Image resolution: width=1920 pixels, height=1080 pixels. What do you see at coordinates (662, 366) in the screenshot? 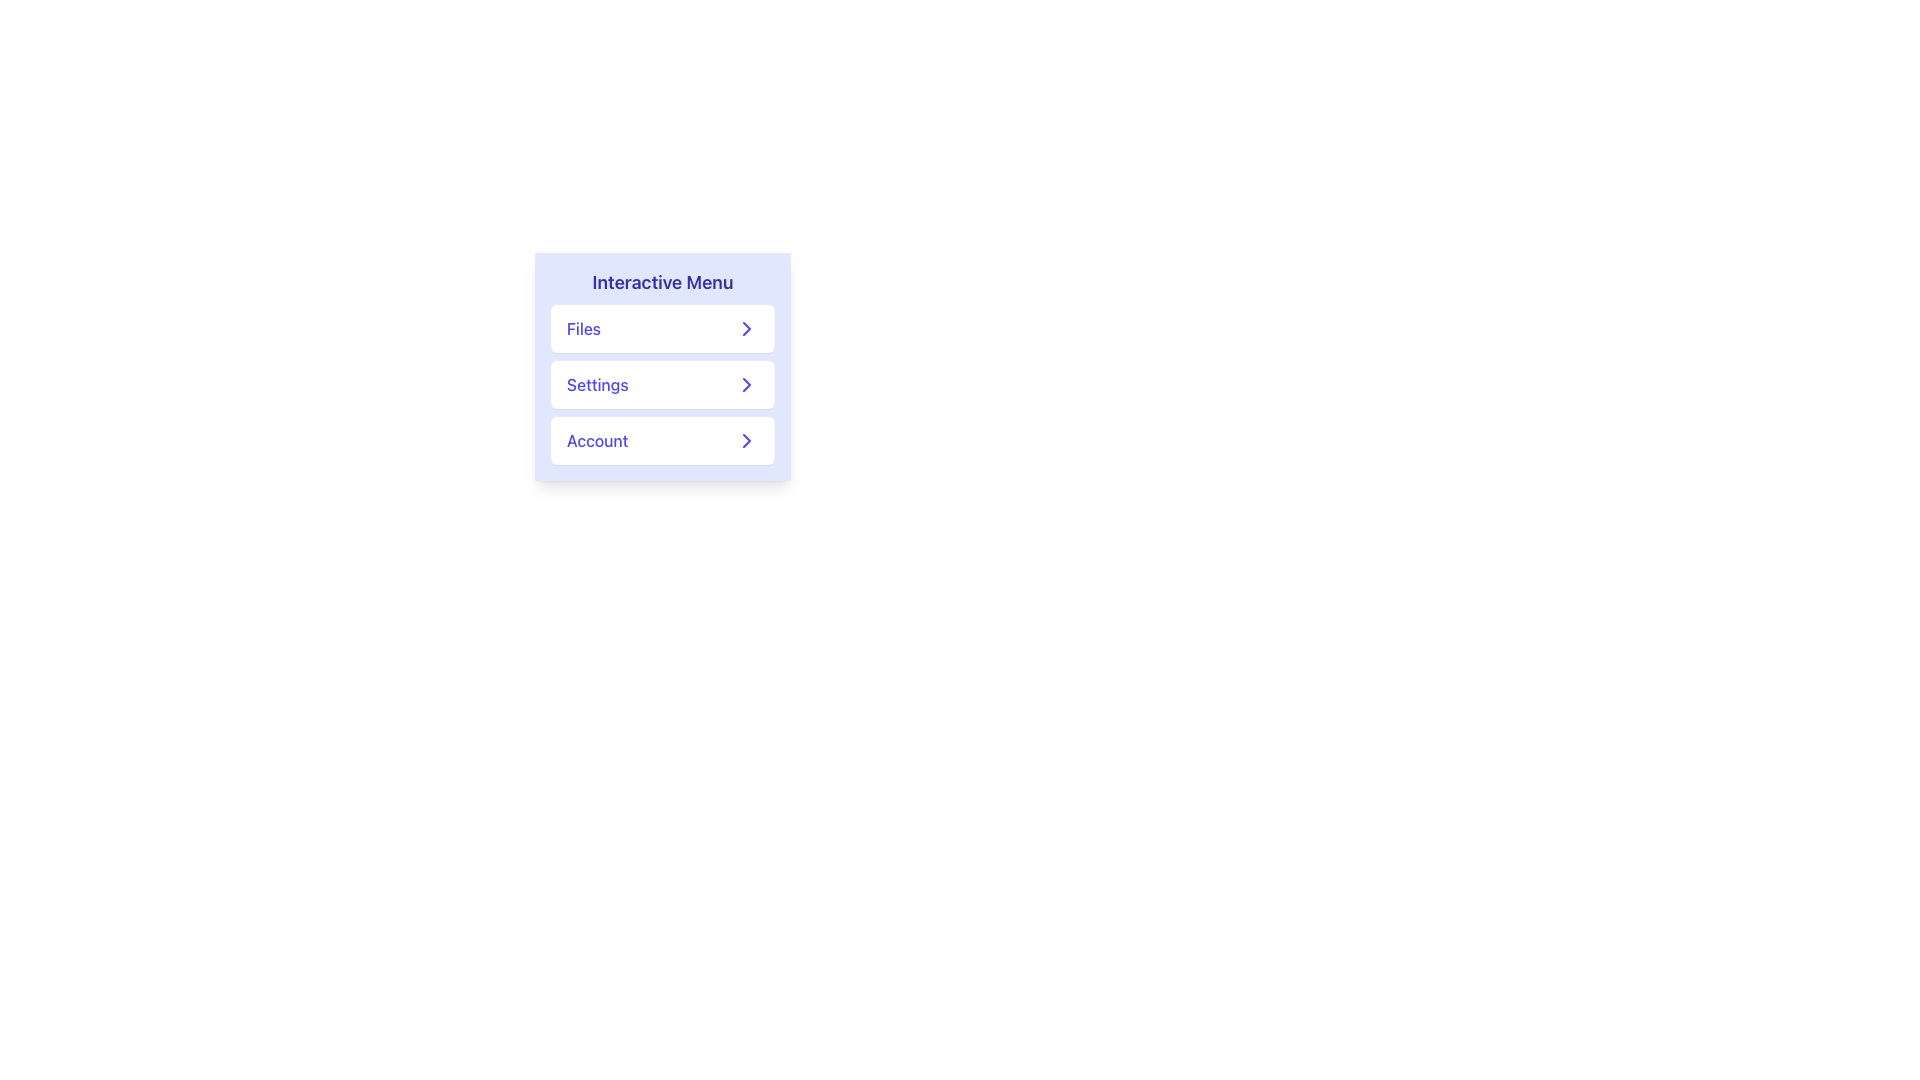
I see `the 'Settings' interactive button located in the vertical 'Interactive Menu', positioned between 'Files' and 'Account'` at bounding box center [662, 366].